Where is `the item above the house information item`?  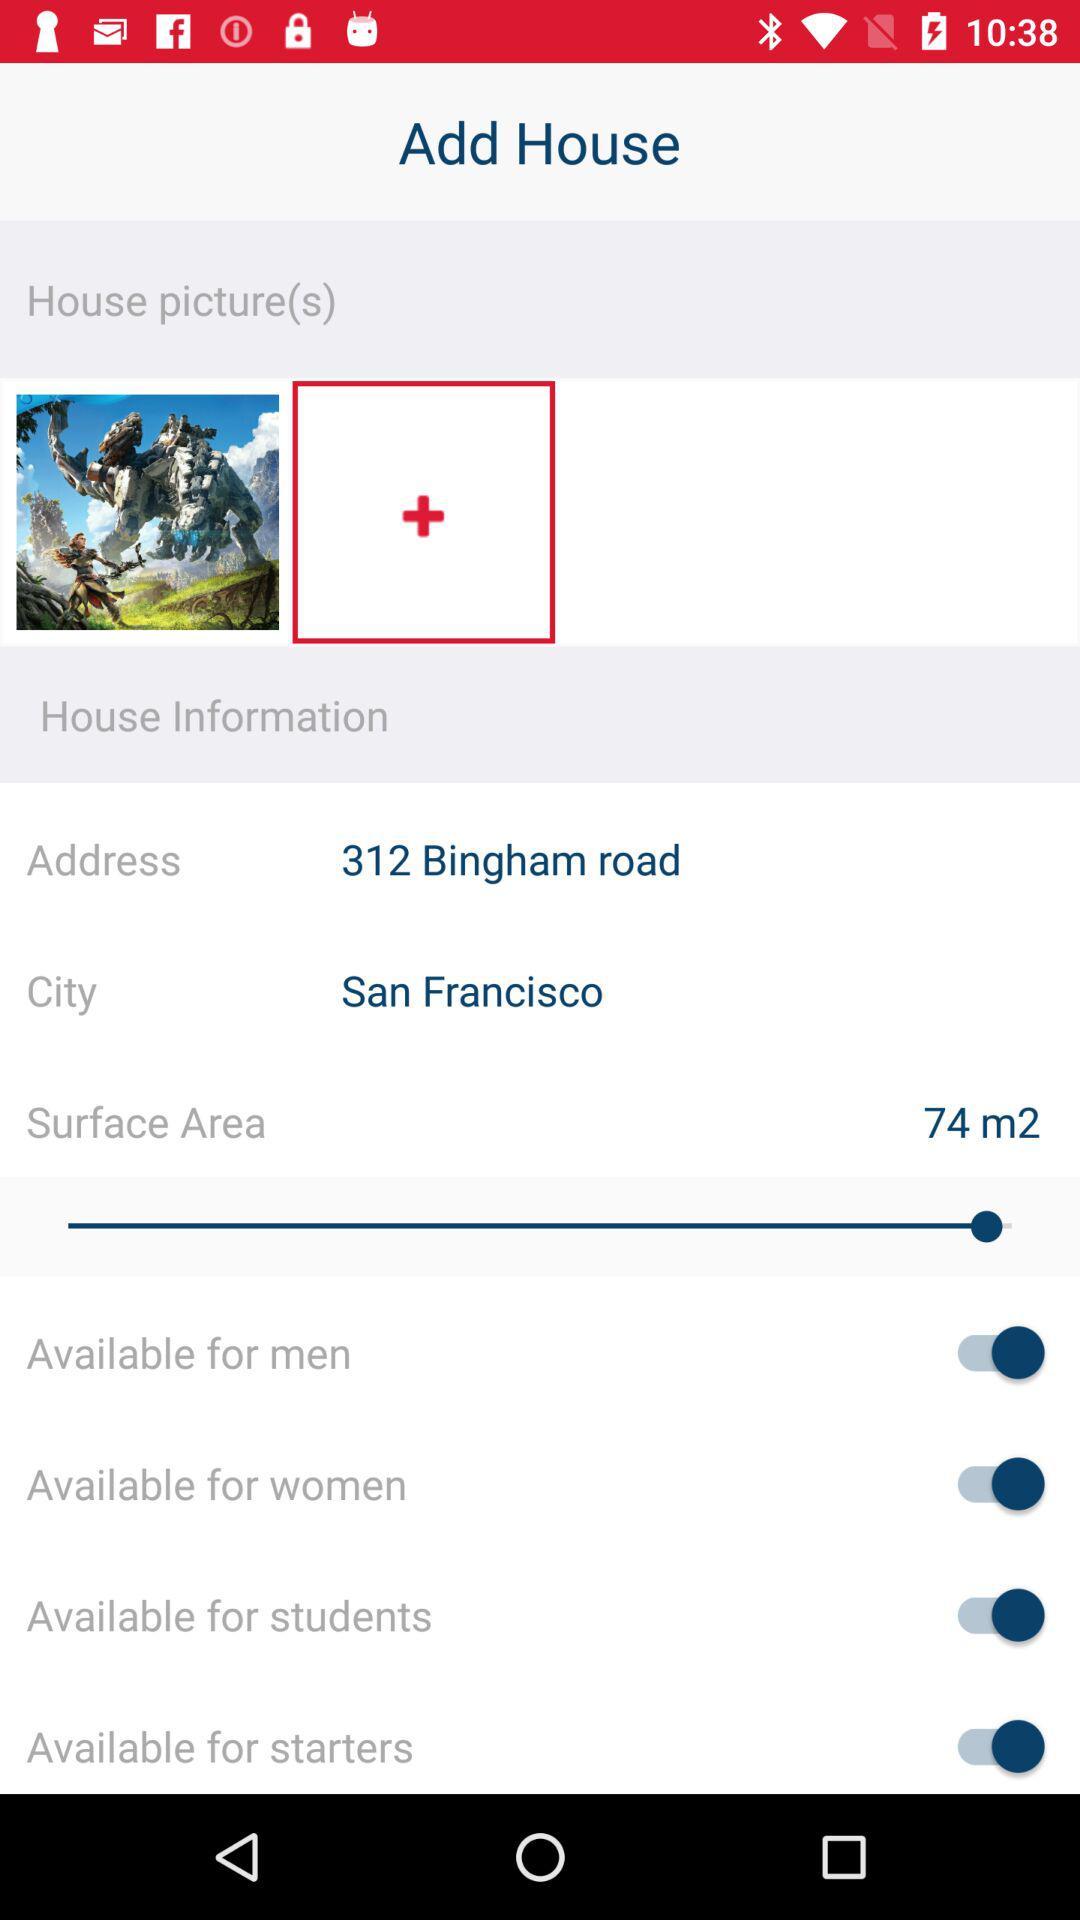
the item above the house information item is located at coordinates (146, 518).